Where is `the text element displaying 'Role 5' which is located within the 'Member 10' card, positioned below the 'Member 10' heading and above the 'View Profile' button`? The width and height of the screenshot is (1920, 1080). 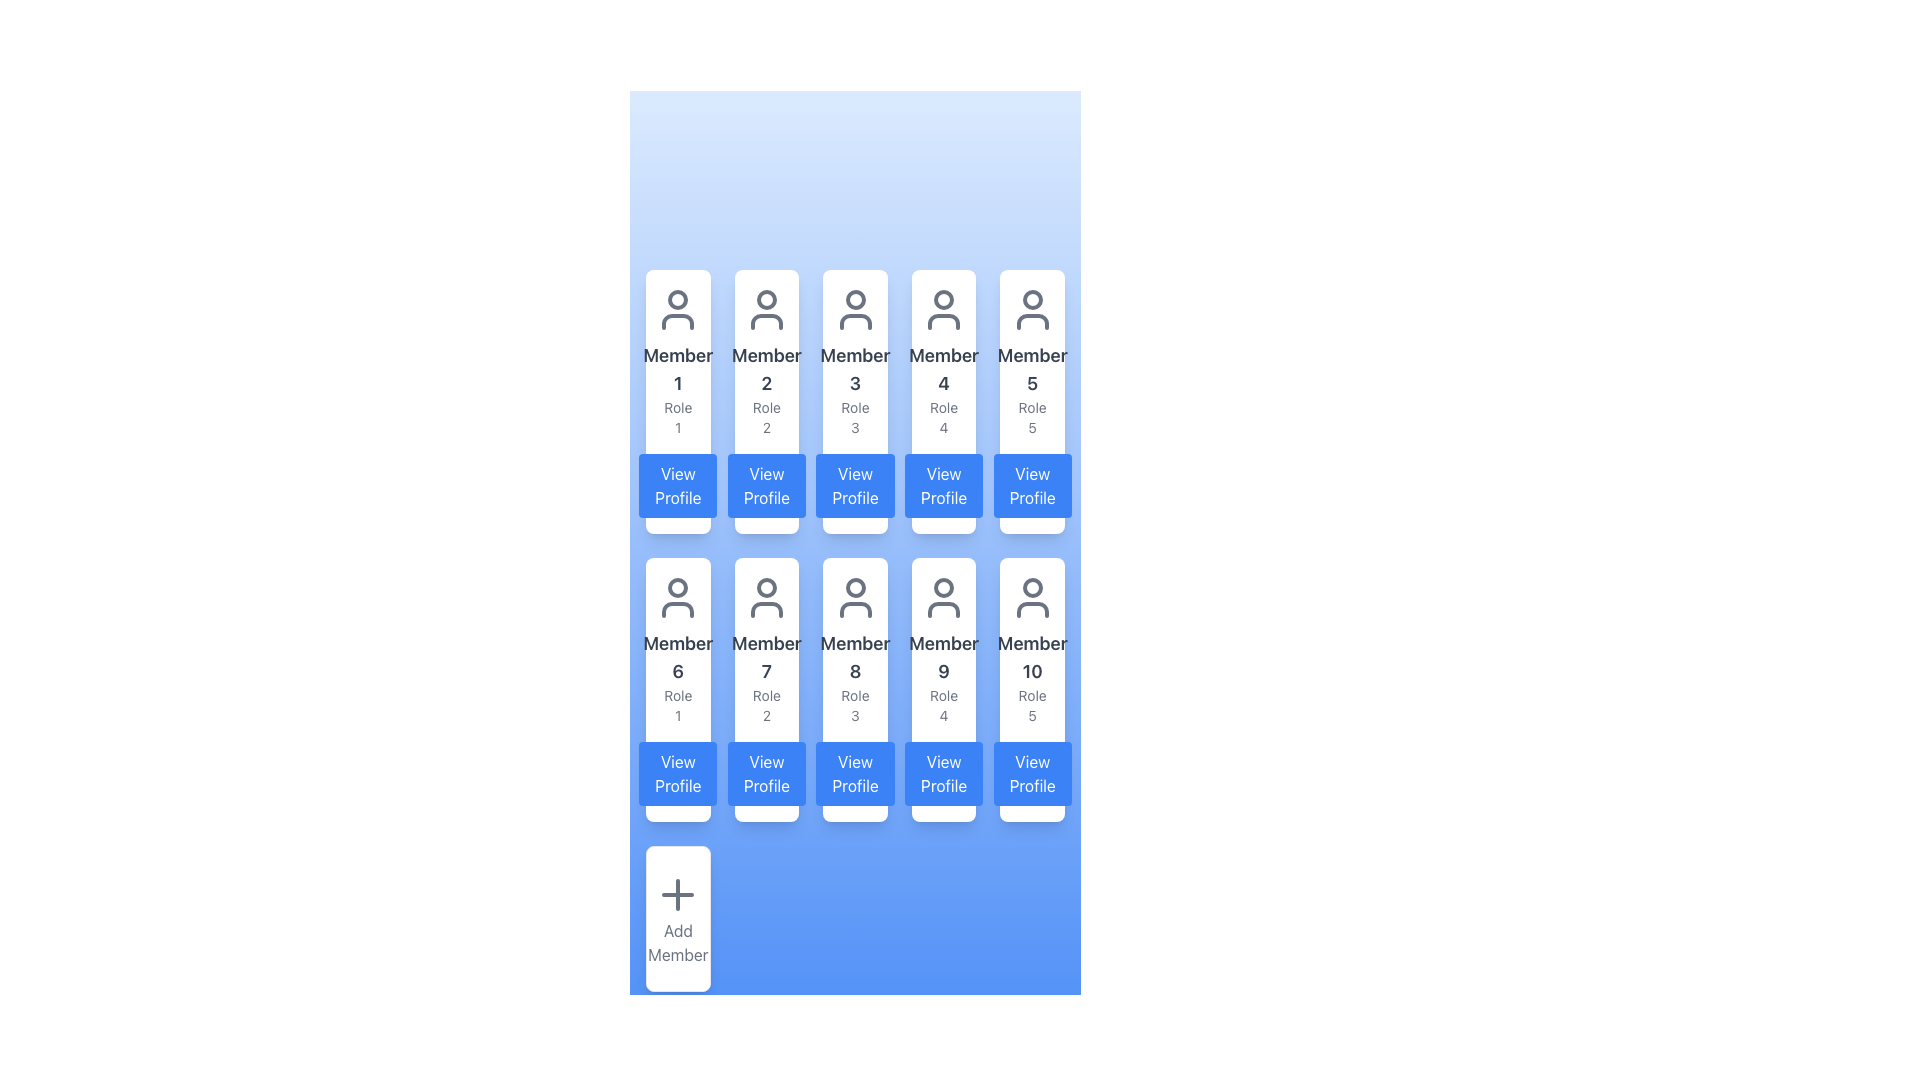 the text element displaying 'Role 5' which is located within the 'Member 10' card, positioned below the 'Member 10' heading and above the 'View Profile' button is located at coordinates (1032, 704).